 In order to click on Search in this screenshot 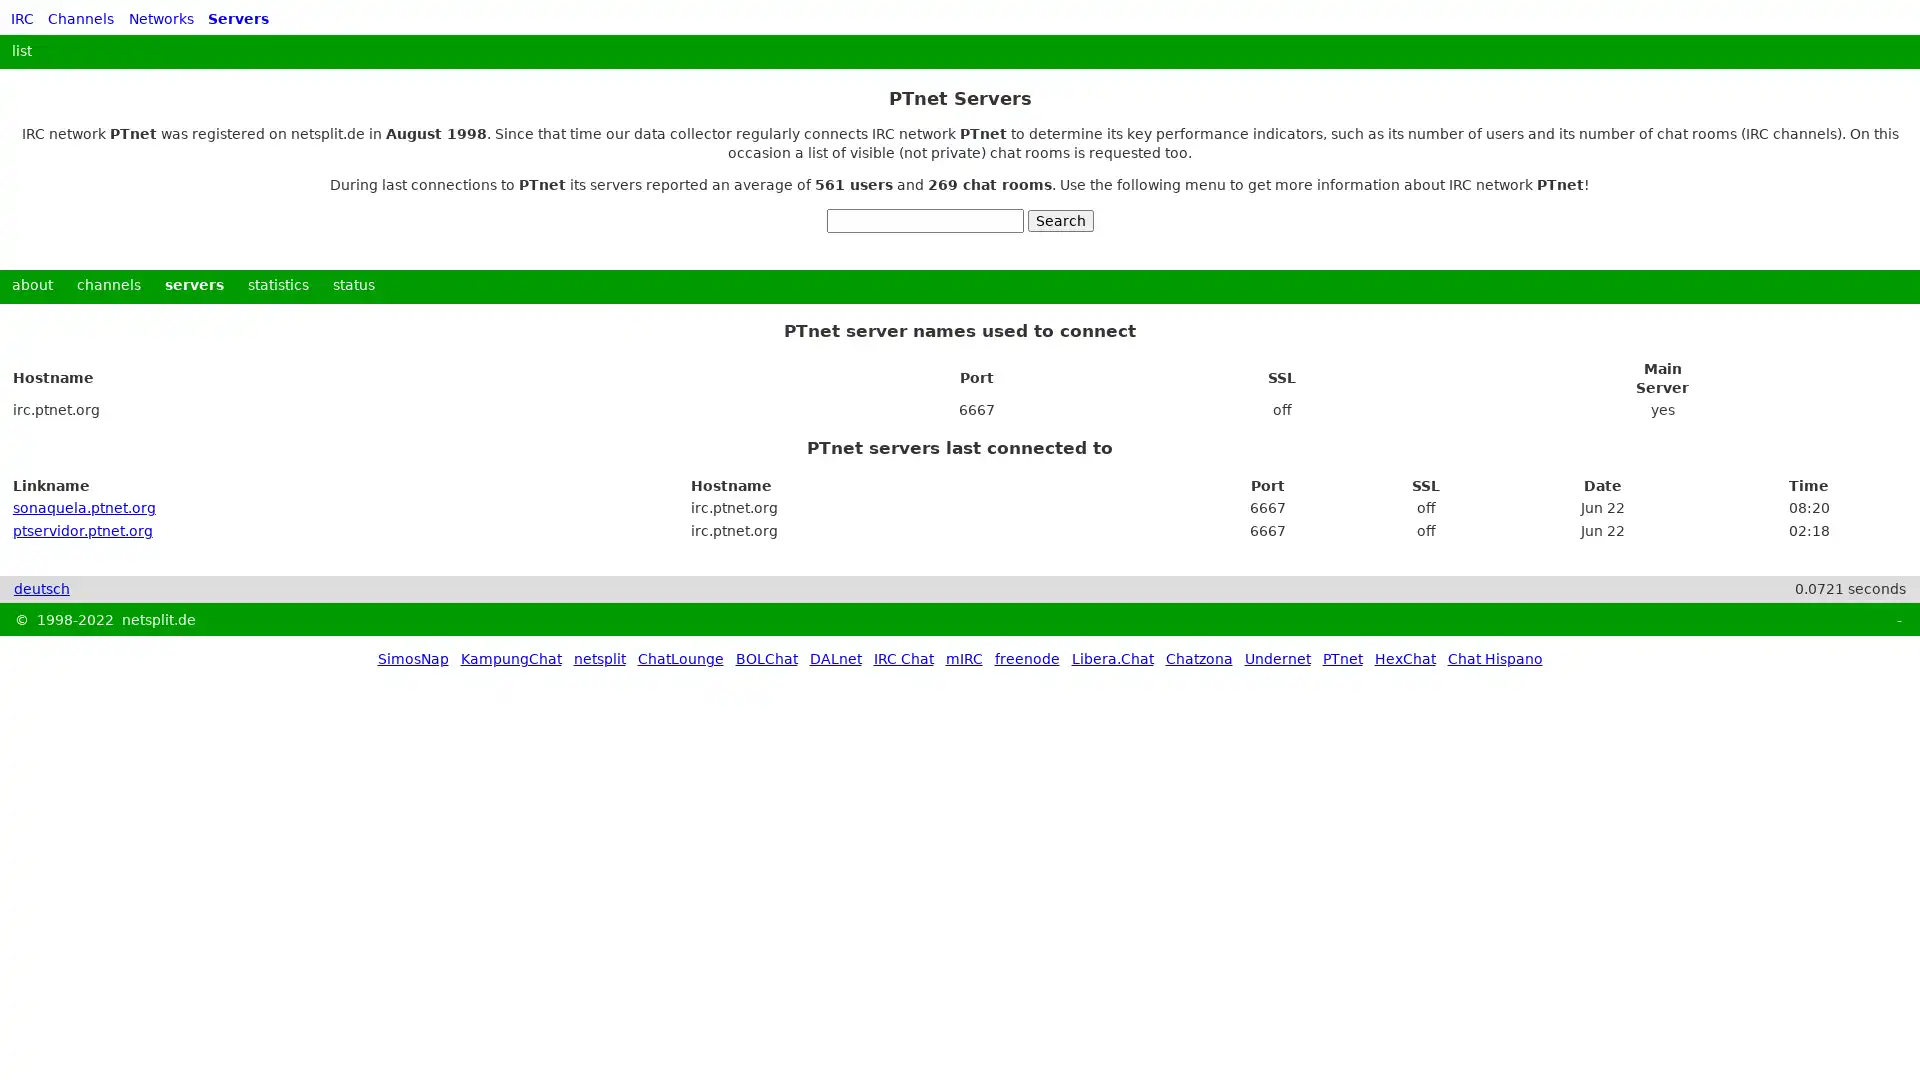, I will do `click(1059, 219)`.